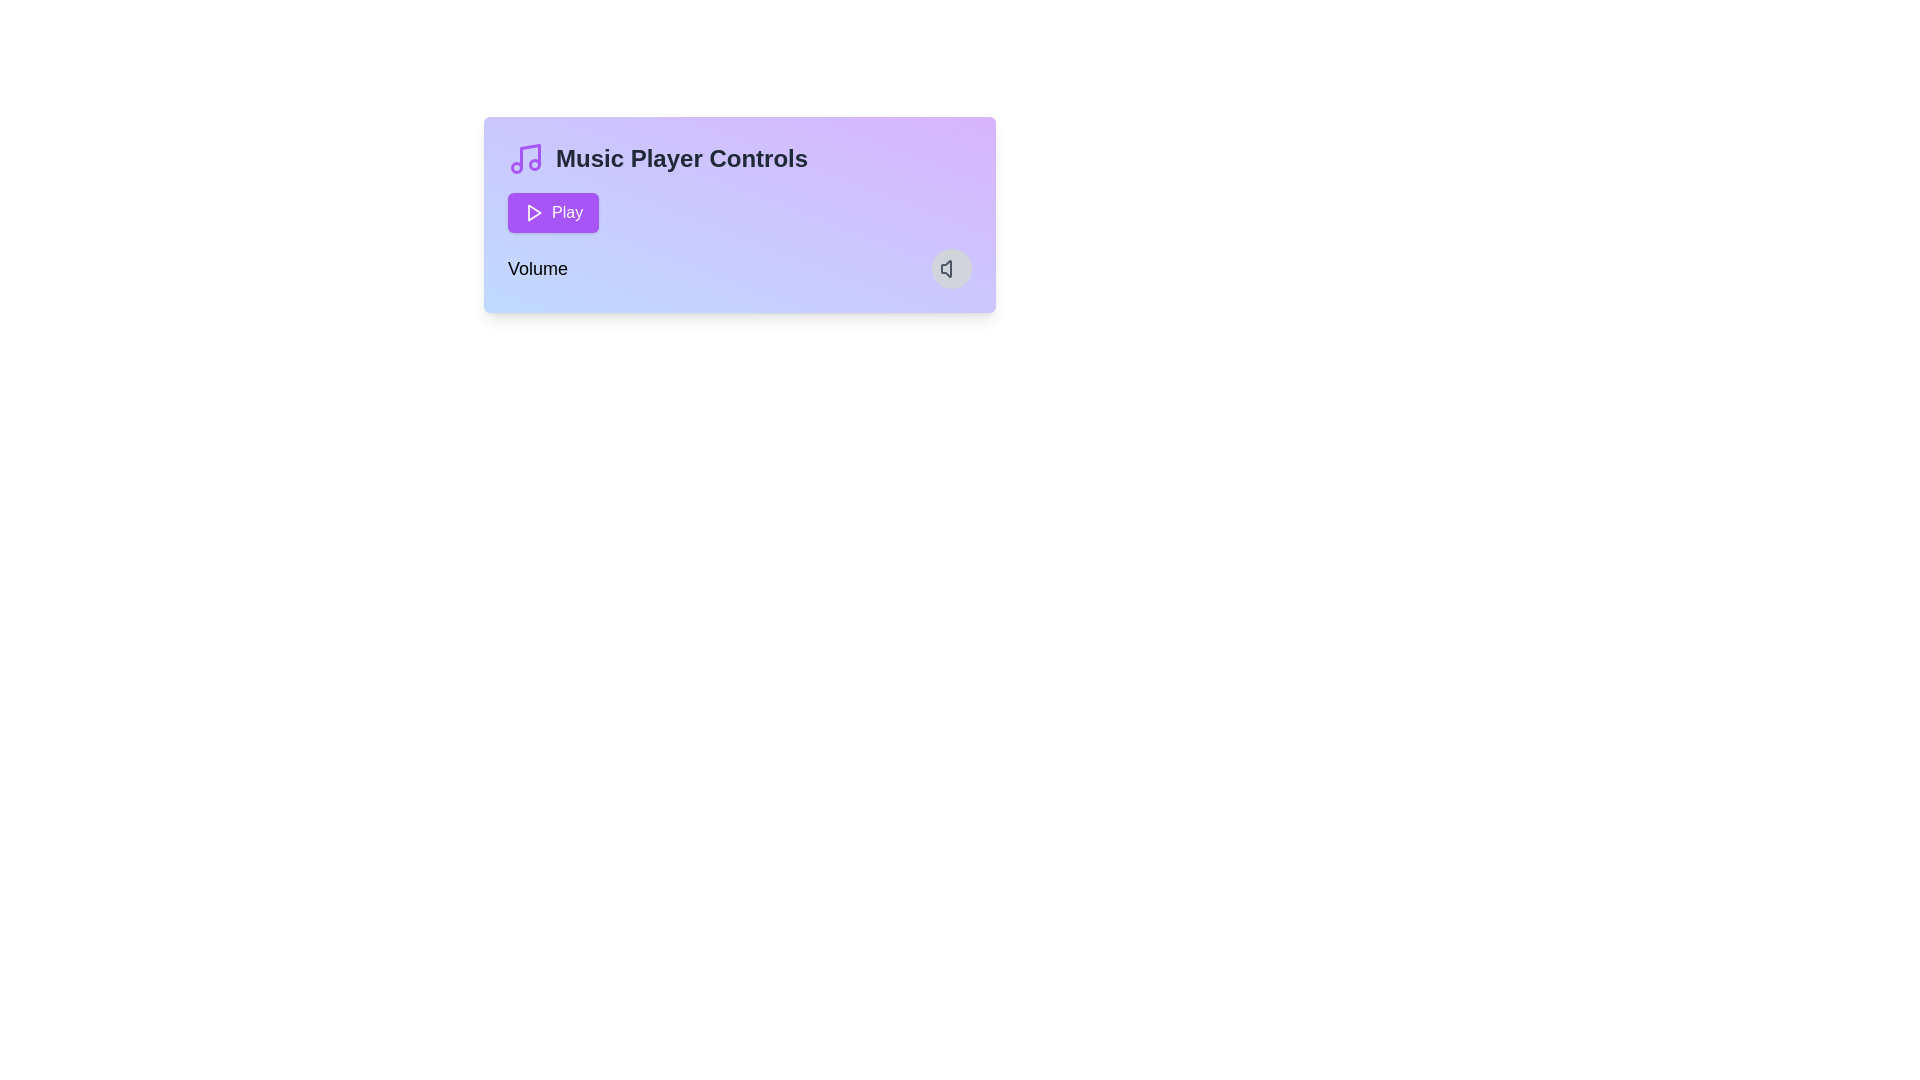 This screenshot has height=1080, width=1920. I want to click on the 'Play' button, which is a rectangular button with a purple background, rounded corners, and white text that says 'Play', featuring a play icon pointing to the right, so click(553, 212).